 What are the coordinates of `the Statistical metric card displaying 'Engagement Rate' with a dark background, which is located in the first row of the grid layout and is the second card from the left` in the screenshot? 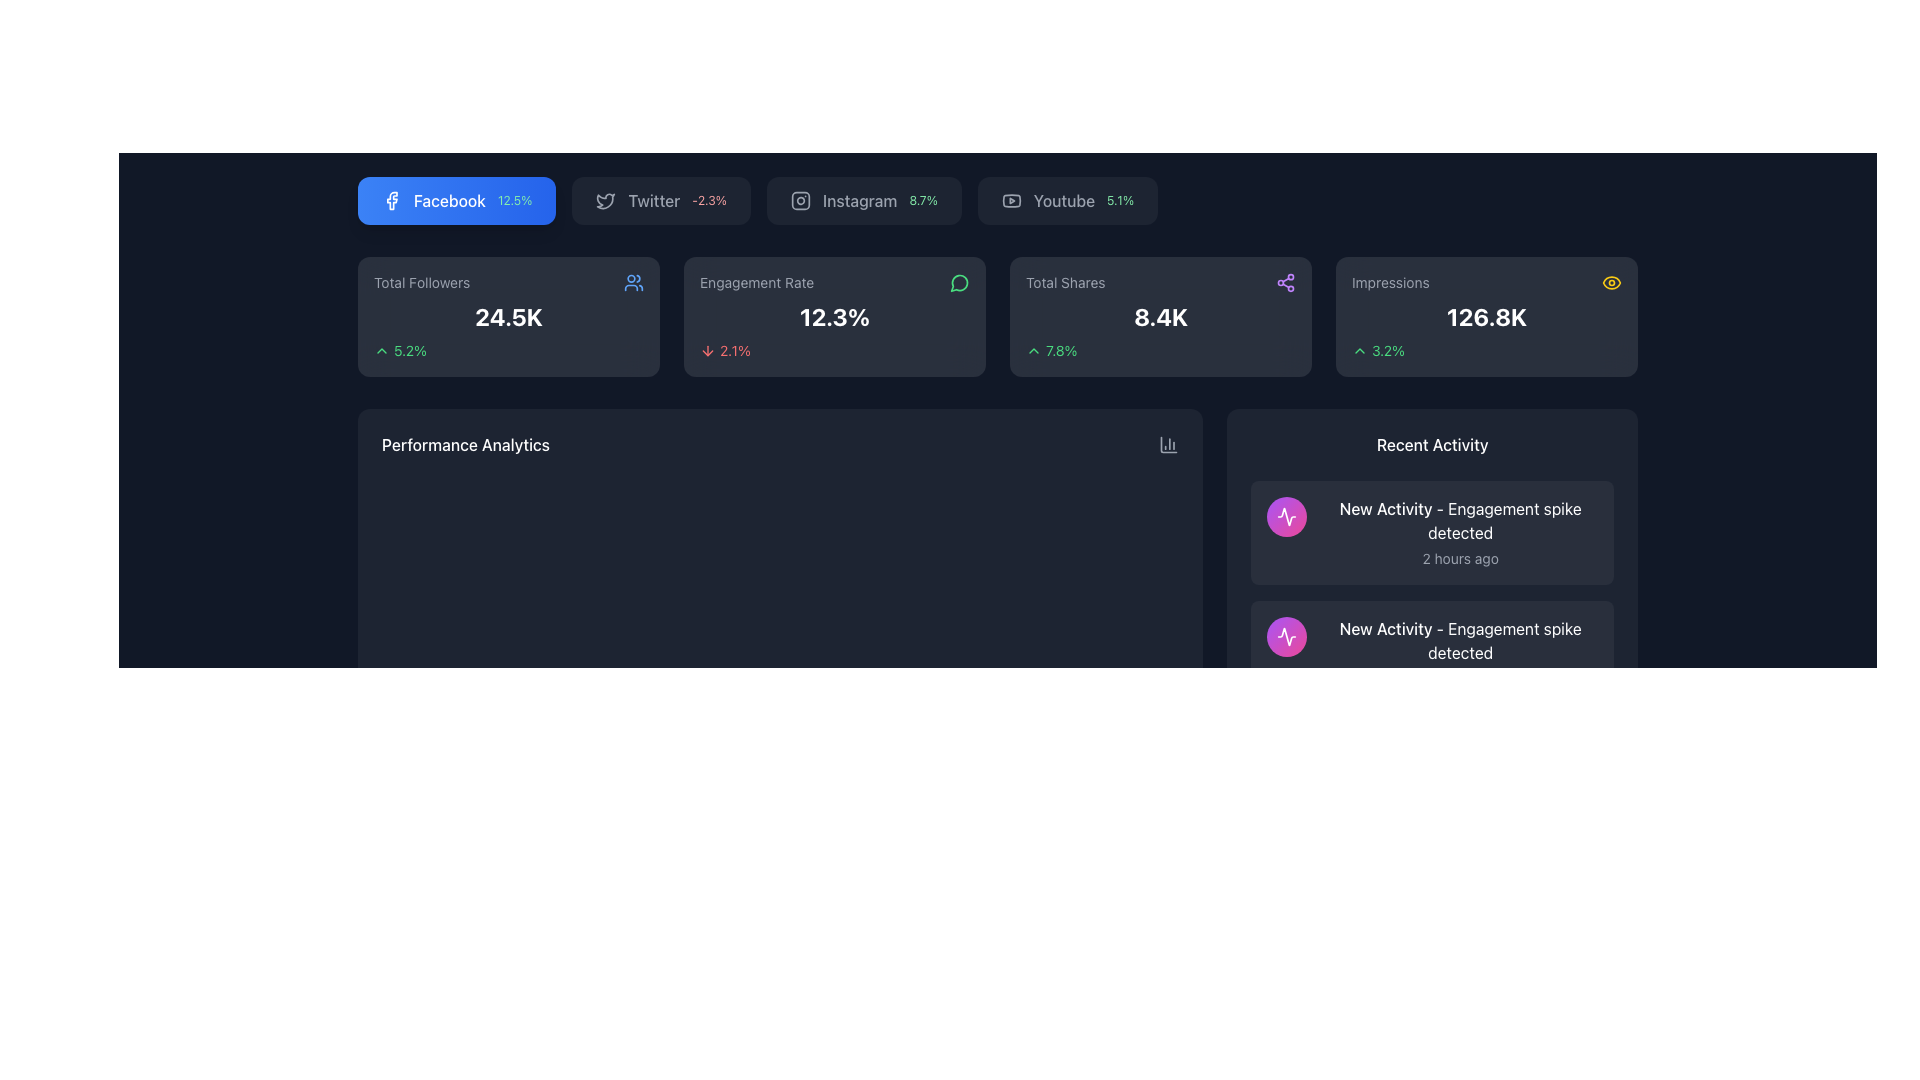 It's located at (835, 315).